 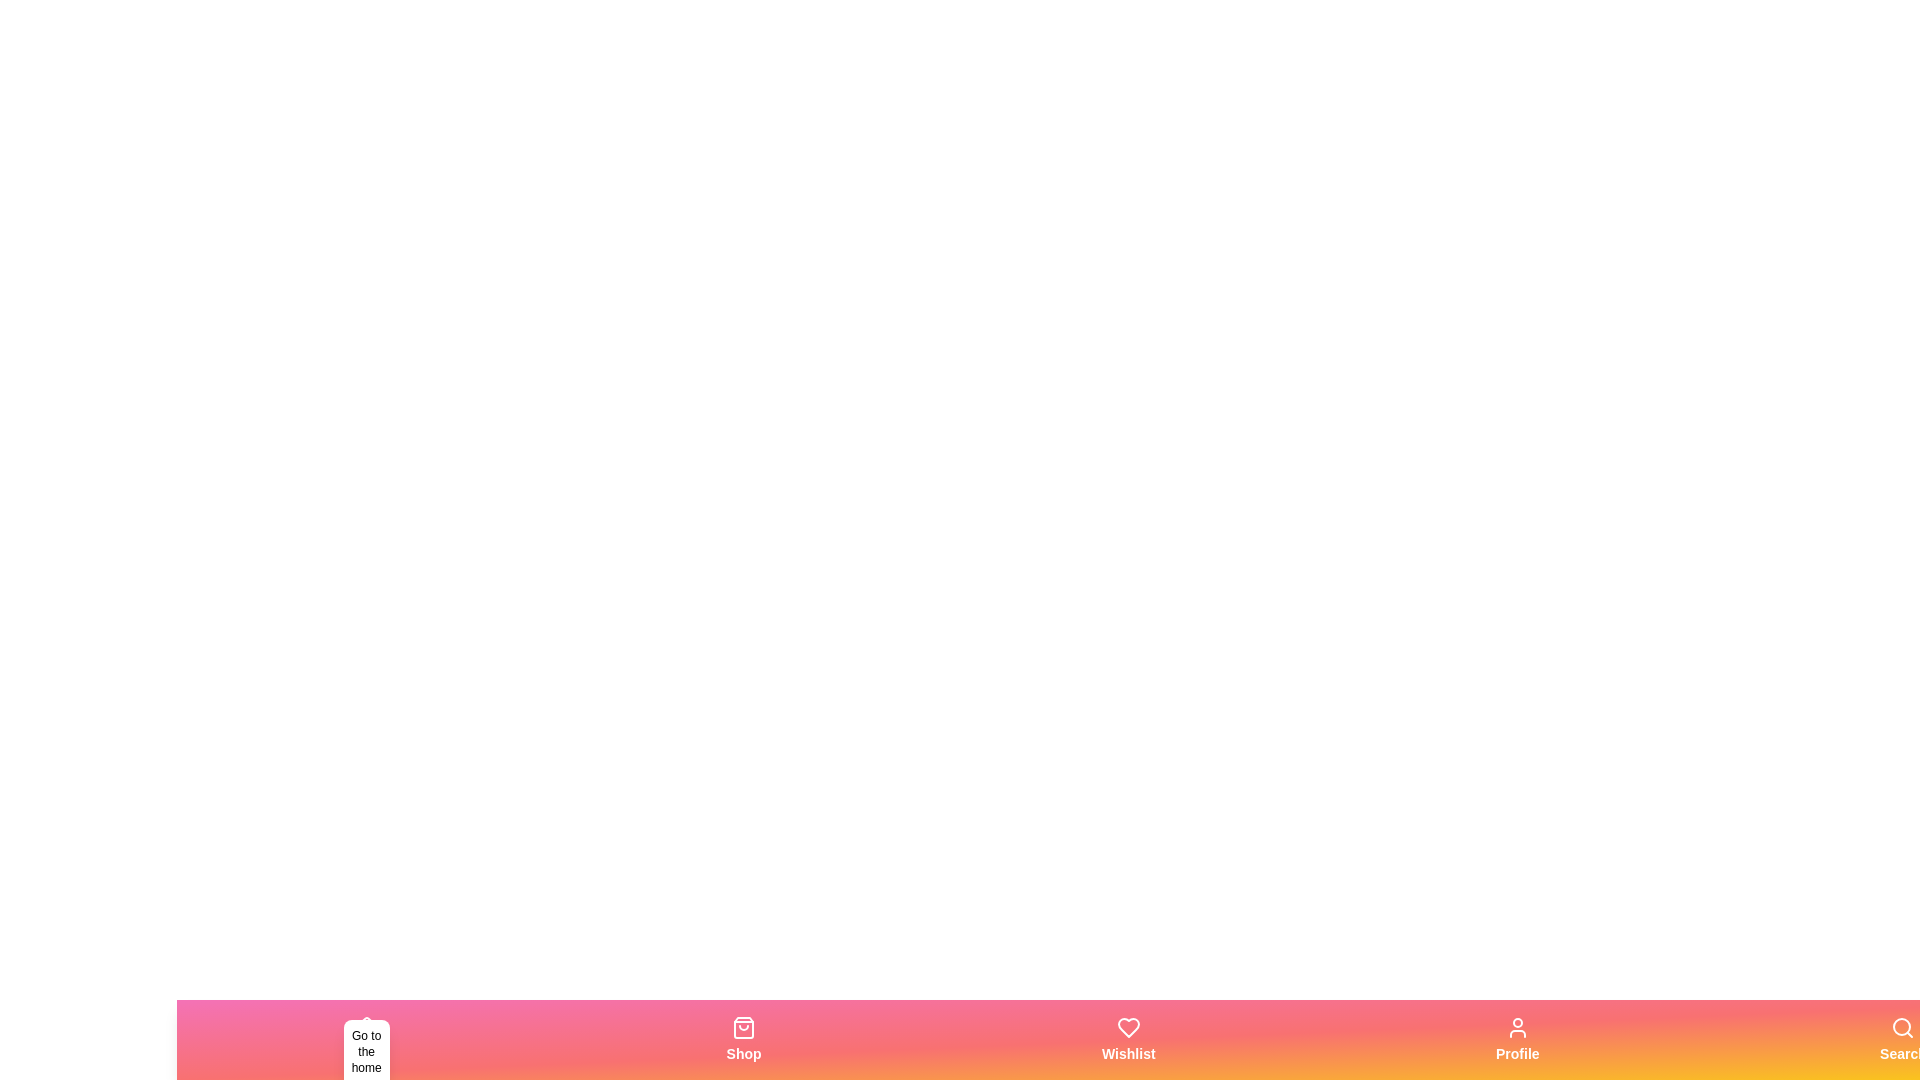 I want to click on the Wishlist tab to view its hint, so click(x=1128, y=1039).